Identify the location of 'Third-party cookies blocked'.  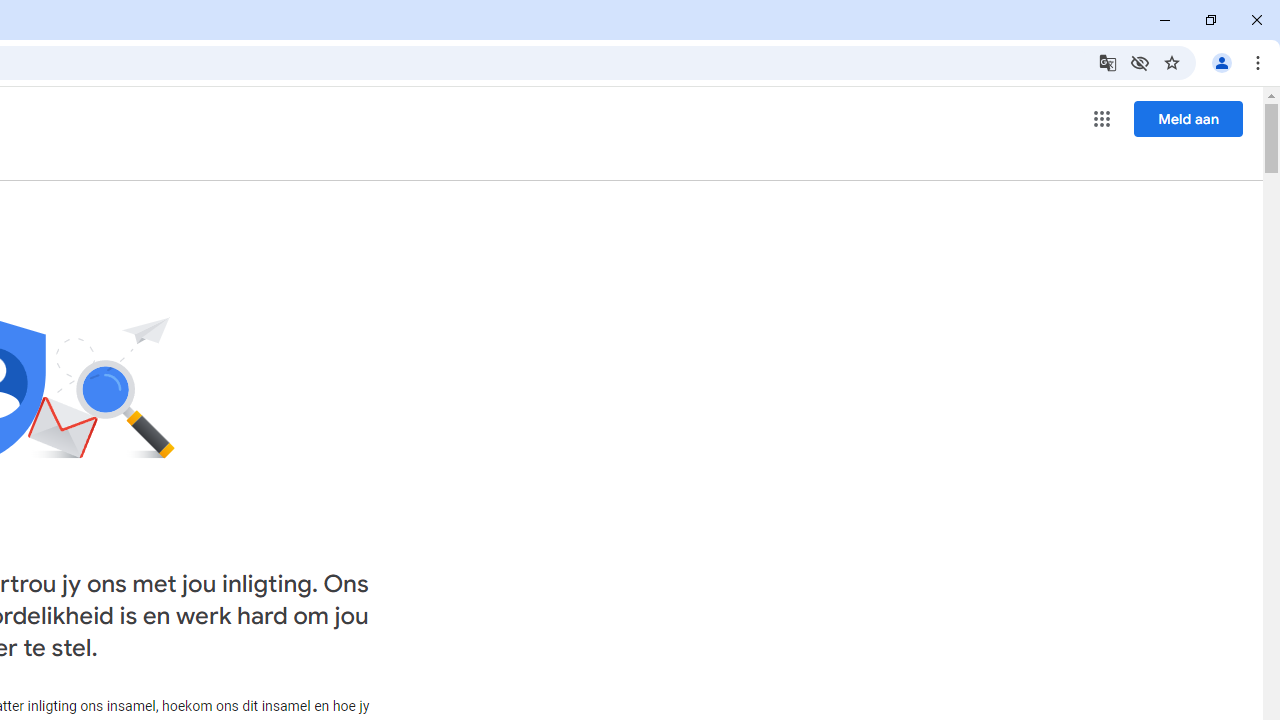
(1139, 61).